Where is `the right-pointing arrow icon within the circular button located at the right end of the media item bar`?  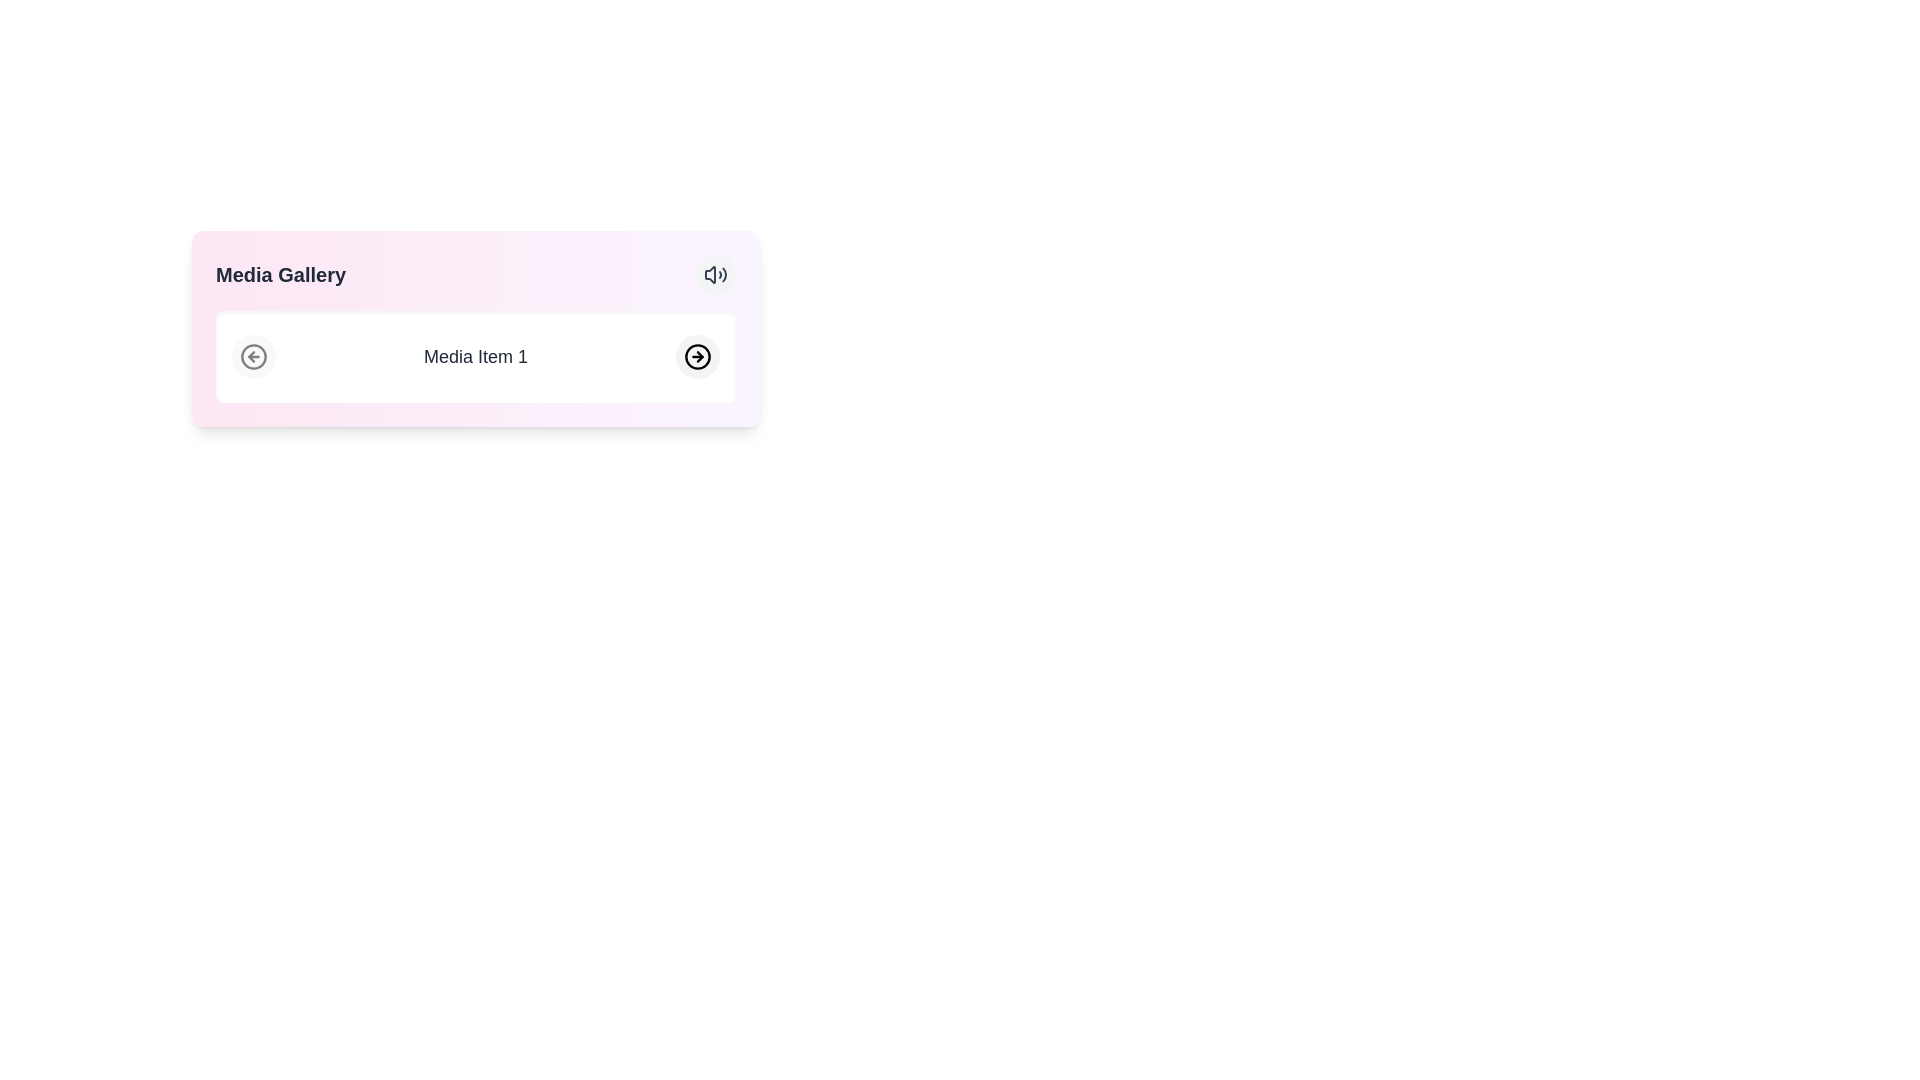 the right-pointing arrow icon within the circular button located at the right end of the media item bar is located at coordinates (700, 356).